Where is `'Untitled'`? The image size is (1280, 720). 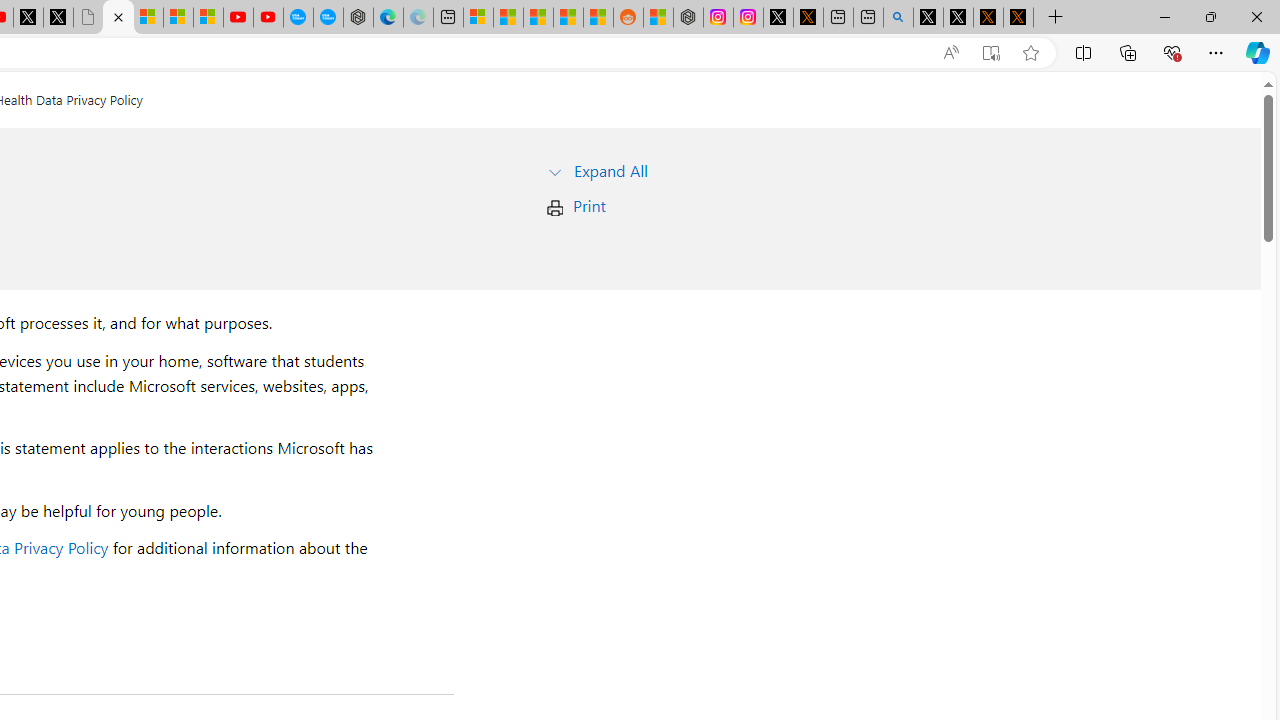
'Untitled' is located at coordinates (87, 17).